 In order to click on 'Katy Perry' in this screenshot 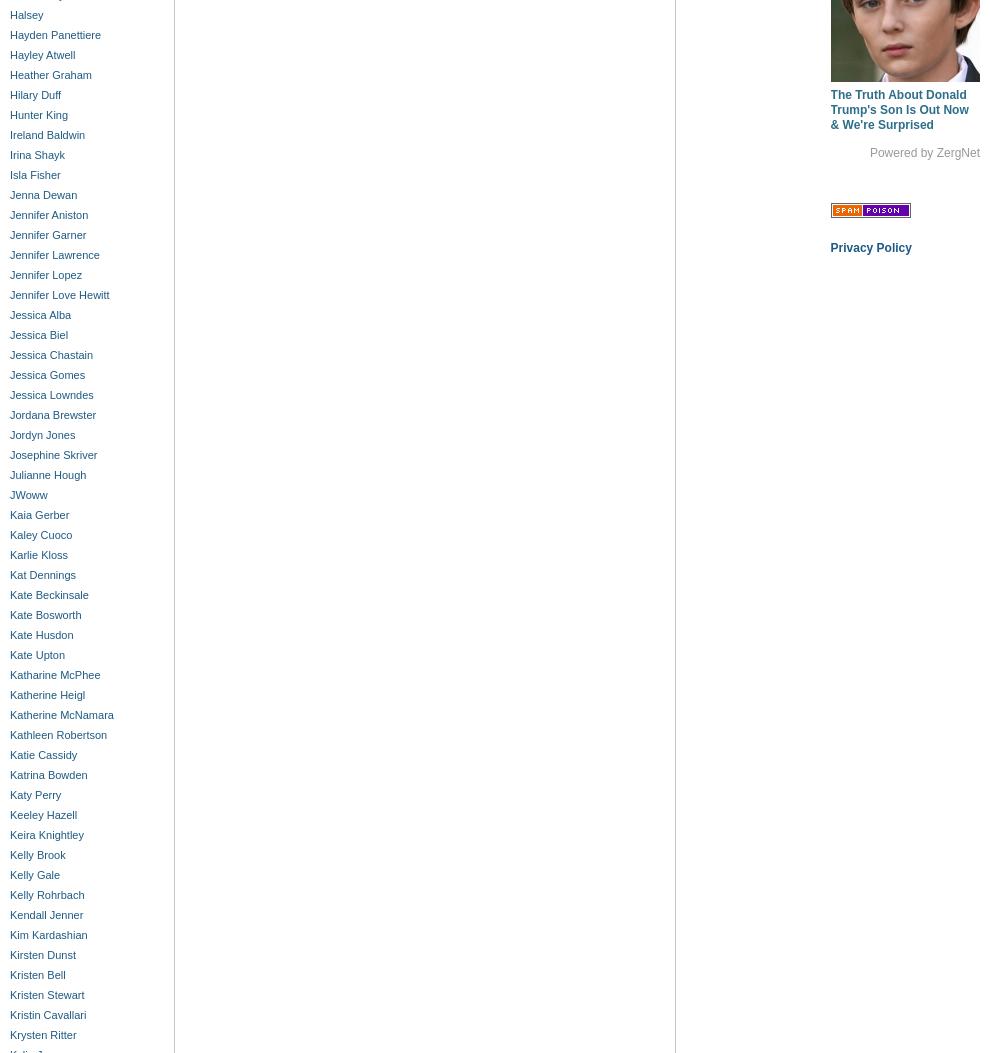, I will do `click(8, 795)`.